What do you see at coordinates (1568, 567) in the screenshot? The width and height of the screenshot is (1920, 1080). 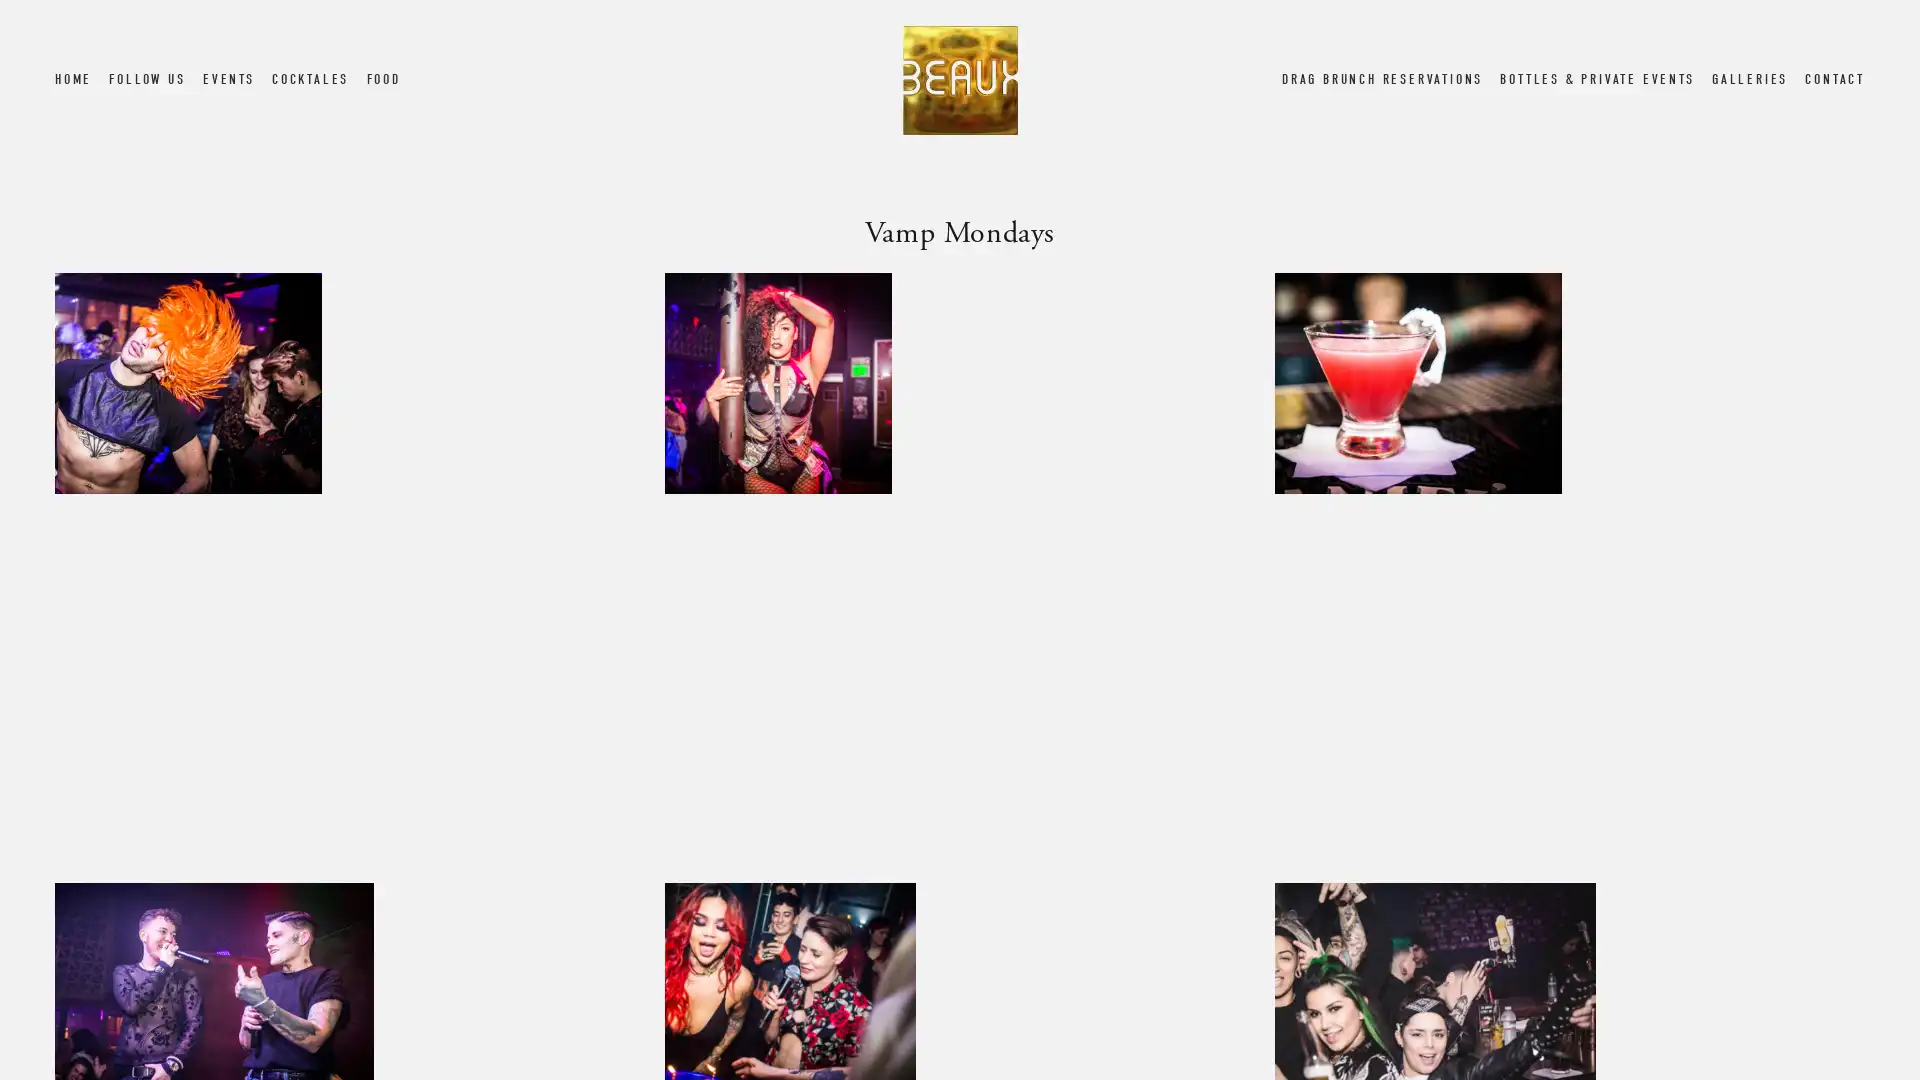 I see `View fullsize IMG_3849 copy.jpg` at bounding box center [1568, 567].